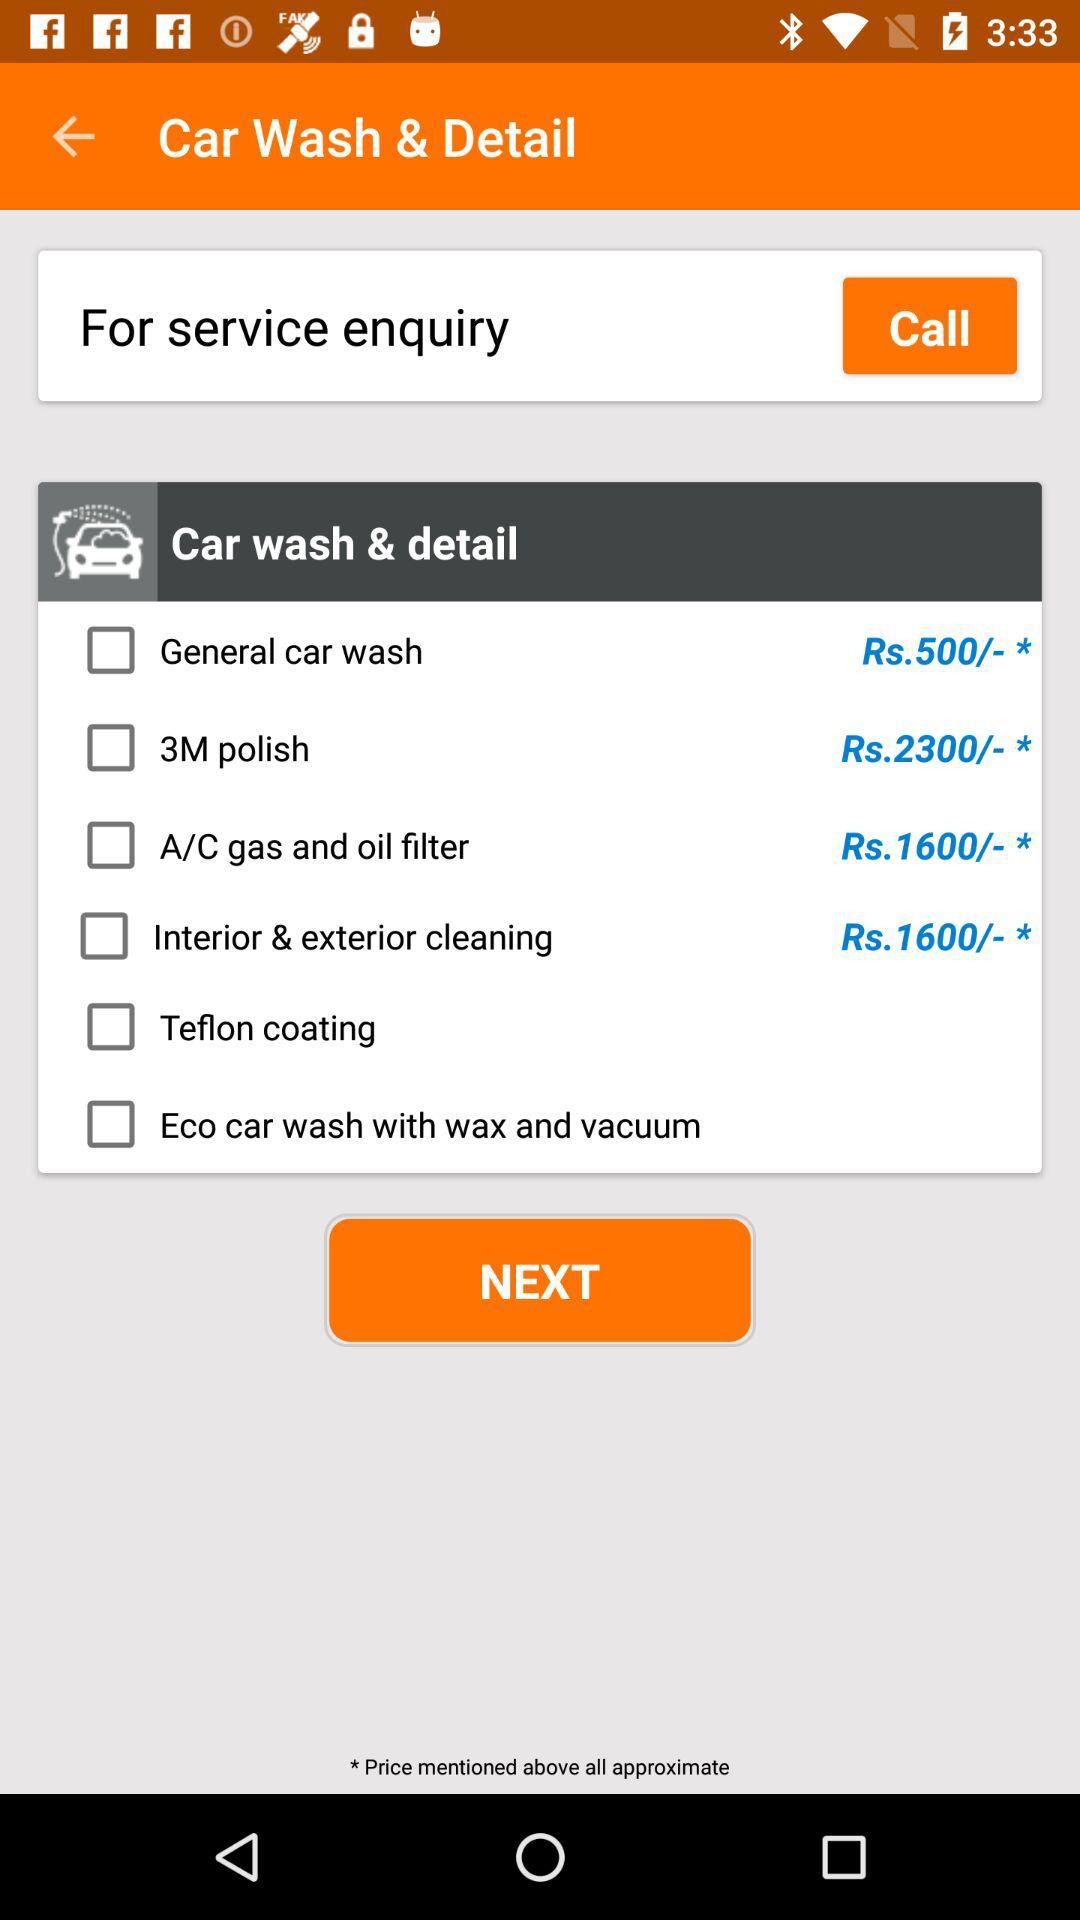  What do you see at coordinates (546, 935) in the screenshot?
I see `the icon below the a c gas` at bounding box center [546, 935].